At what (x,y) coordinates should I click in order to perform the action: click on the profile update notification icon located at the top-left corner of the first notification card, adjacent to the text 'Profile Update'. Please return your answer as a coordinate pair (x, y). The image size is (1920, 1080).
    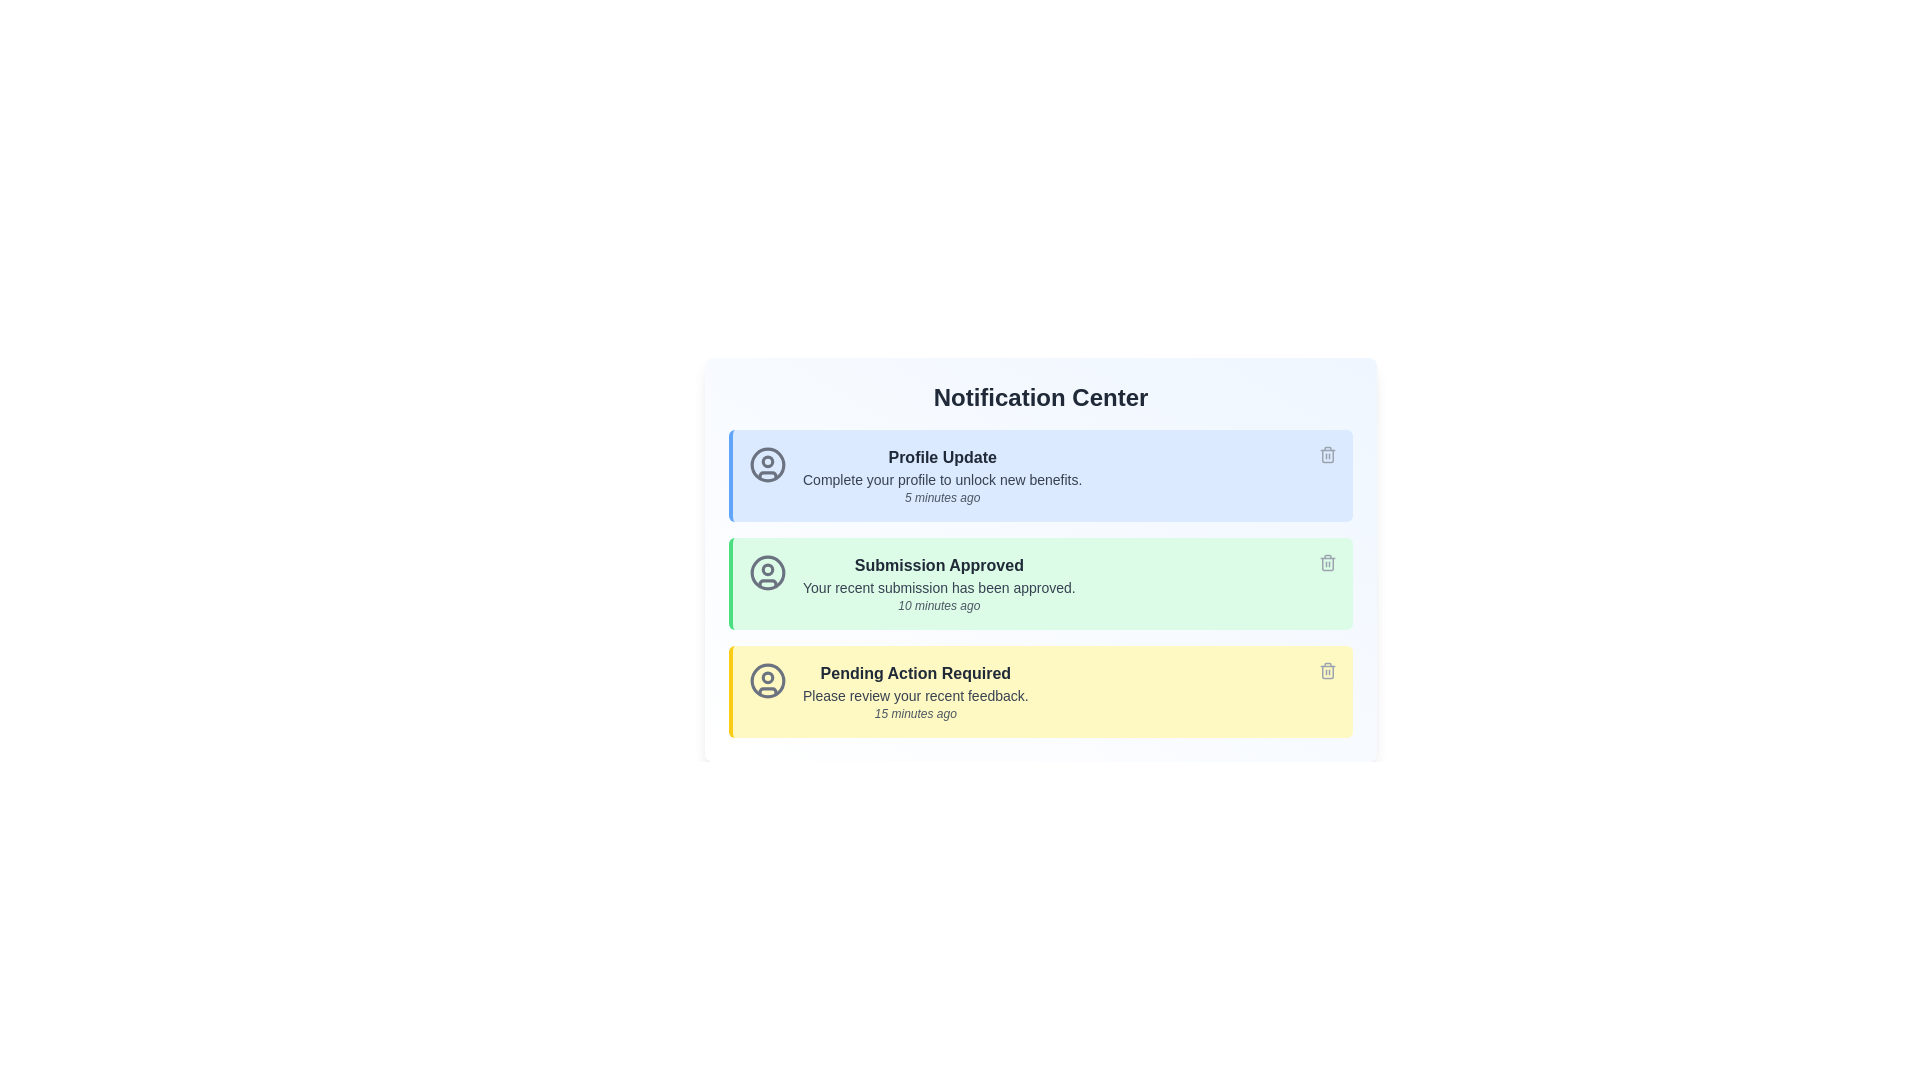
    Looking at the image, I should click on (767, 465).